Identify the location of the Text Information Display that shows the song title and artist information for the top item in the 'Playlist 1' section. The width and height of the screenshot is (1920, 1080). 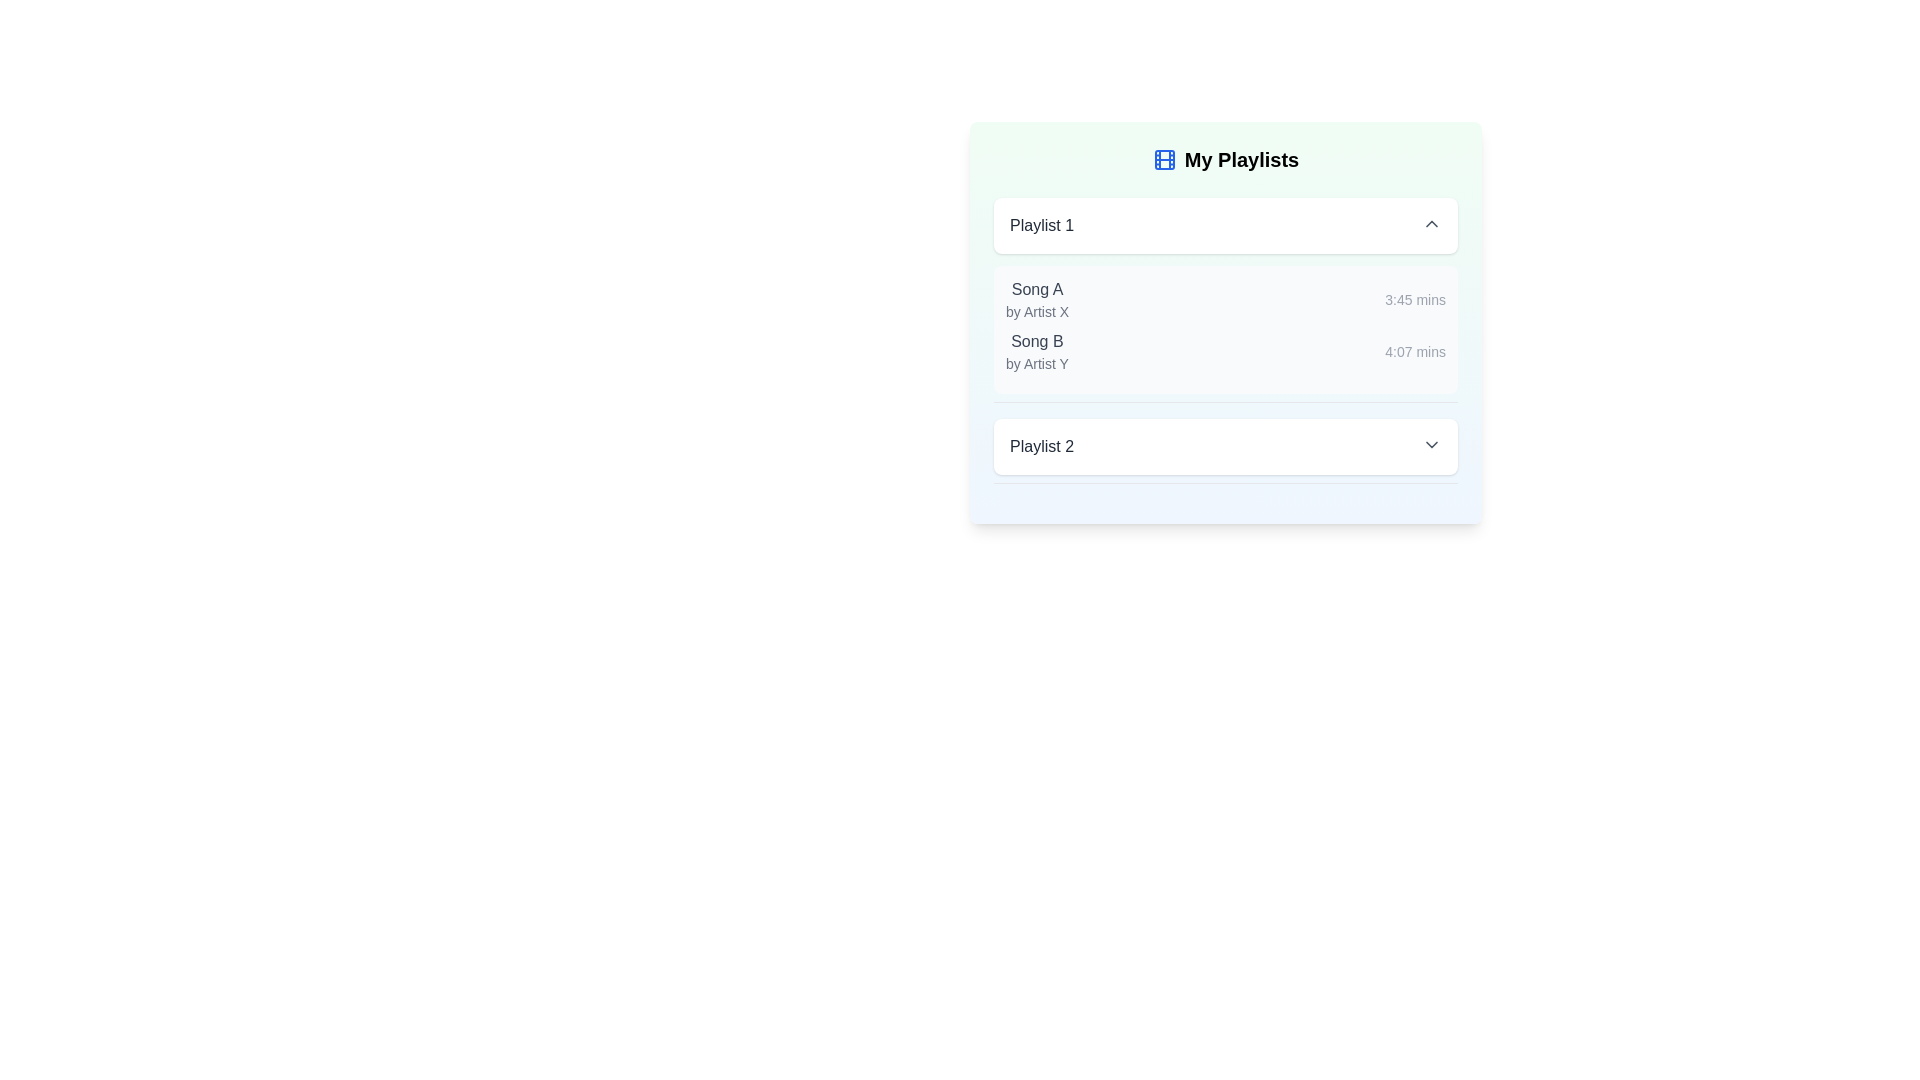
(1037, 300).